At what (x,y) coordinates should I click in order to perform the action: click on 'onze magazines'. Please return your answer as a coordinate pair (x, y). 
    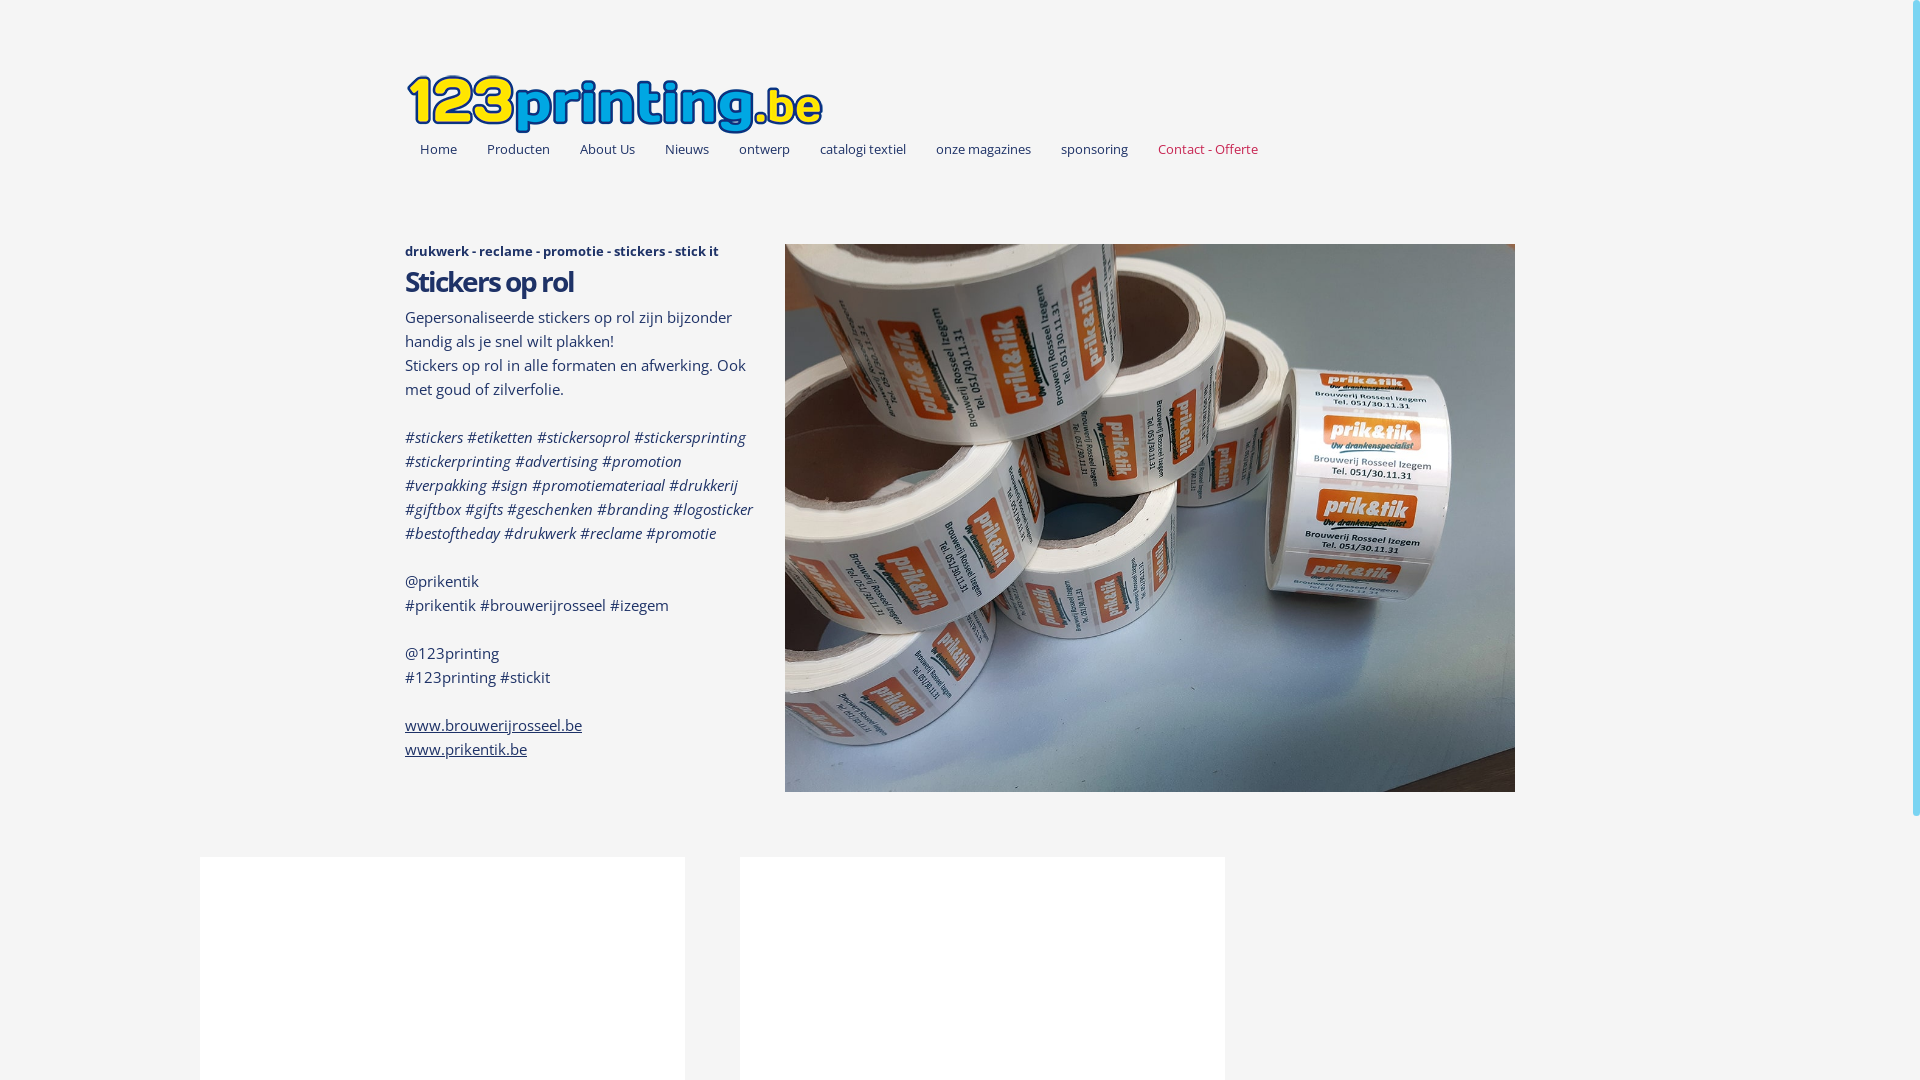
    Looking at the image, I should click on (920, 149).